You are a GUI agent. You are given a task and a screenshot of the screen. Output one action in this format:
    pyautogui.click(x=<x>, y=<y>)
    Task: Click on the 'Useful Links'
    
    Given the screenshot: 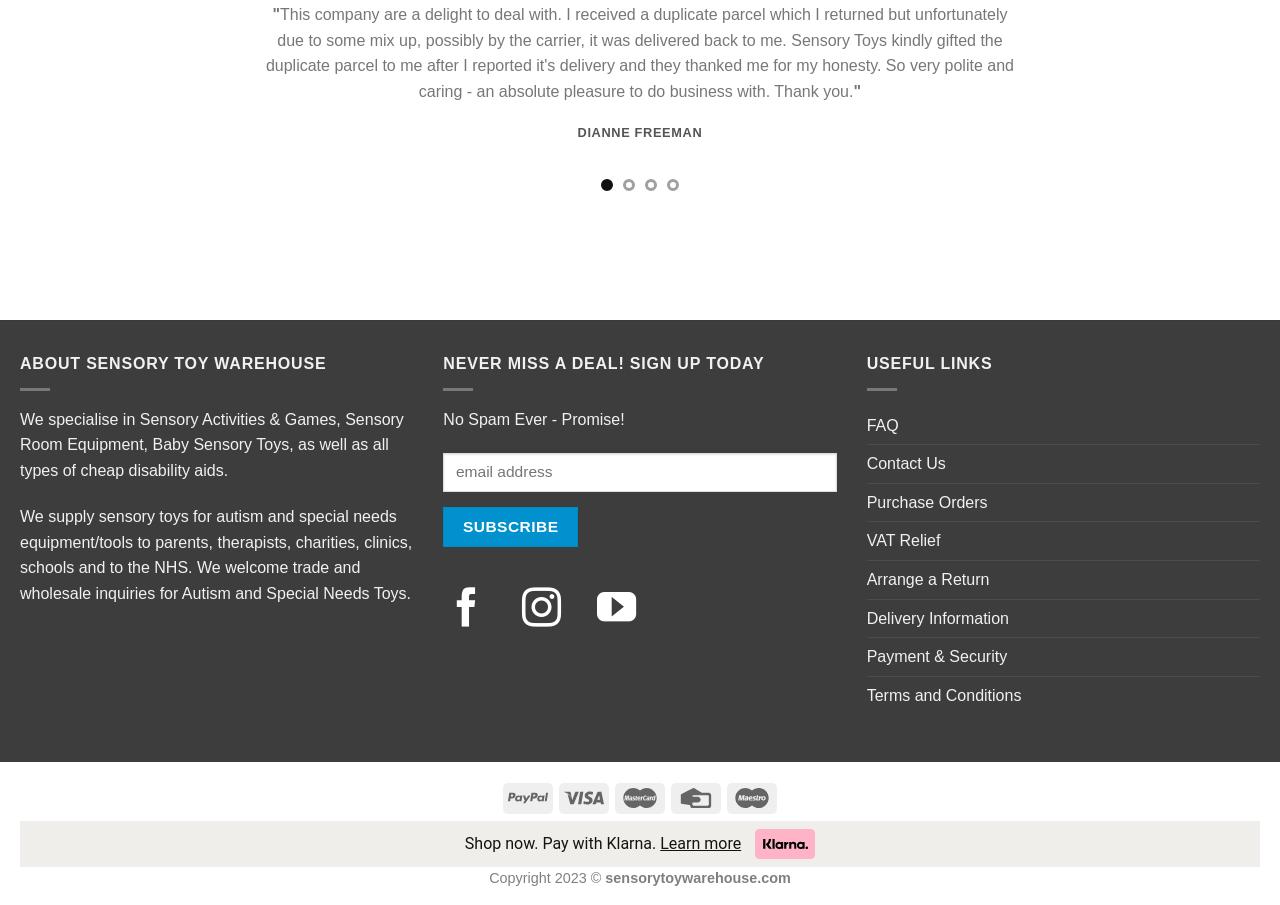 What is the action you would take?
    pyautogui.click(x=928, y=362)
    